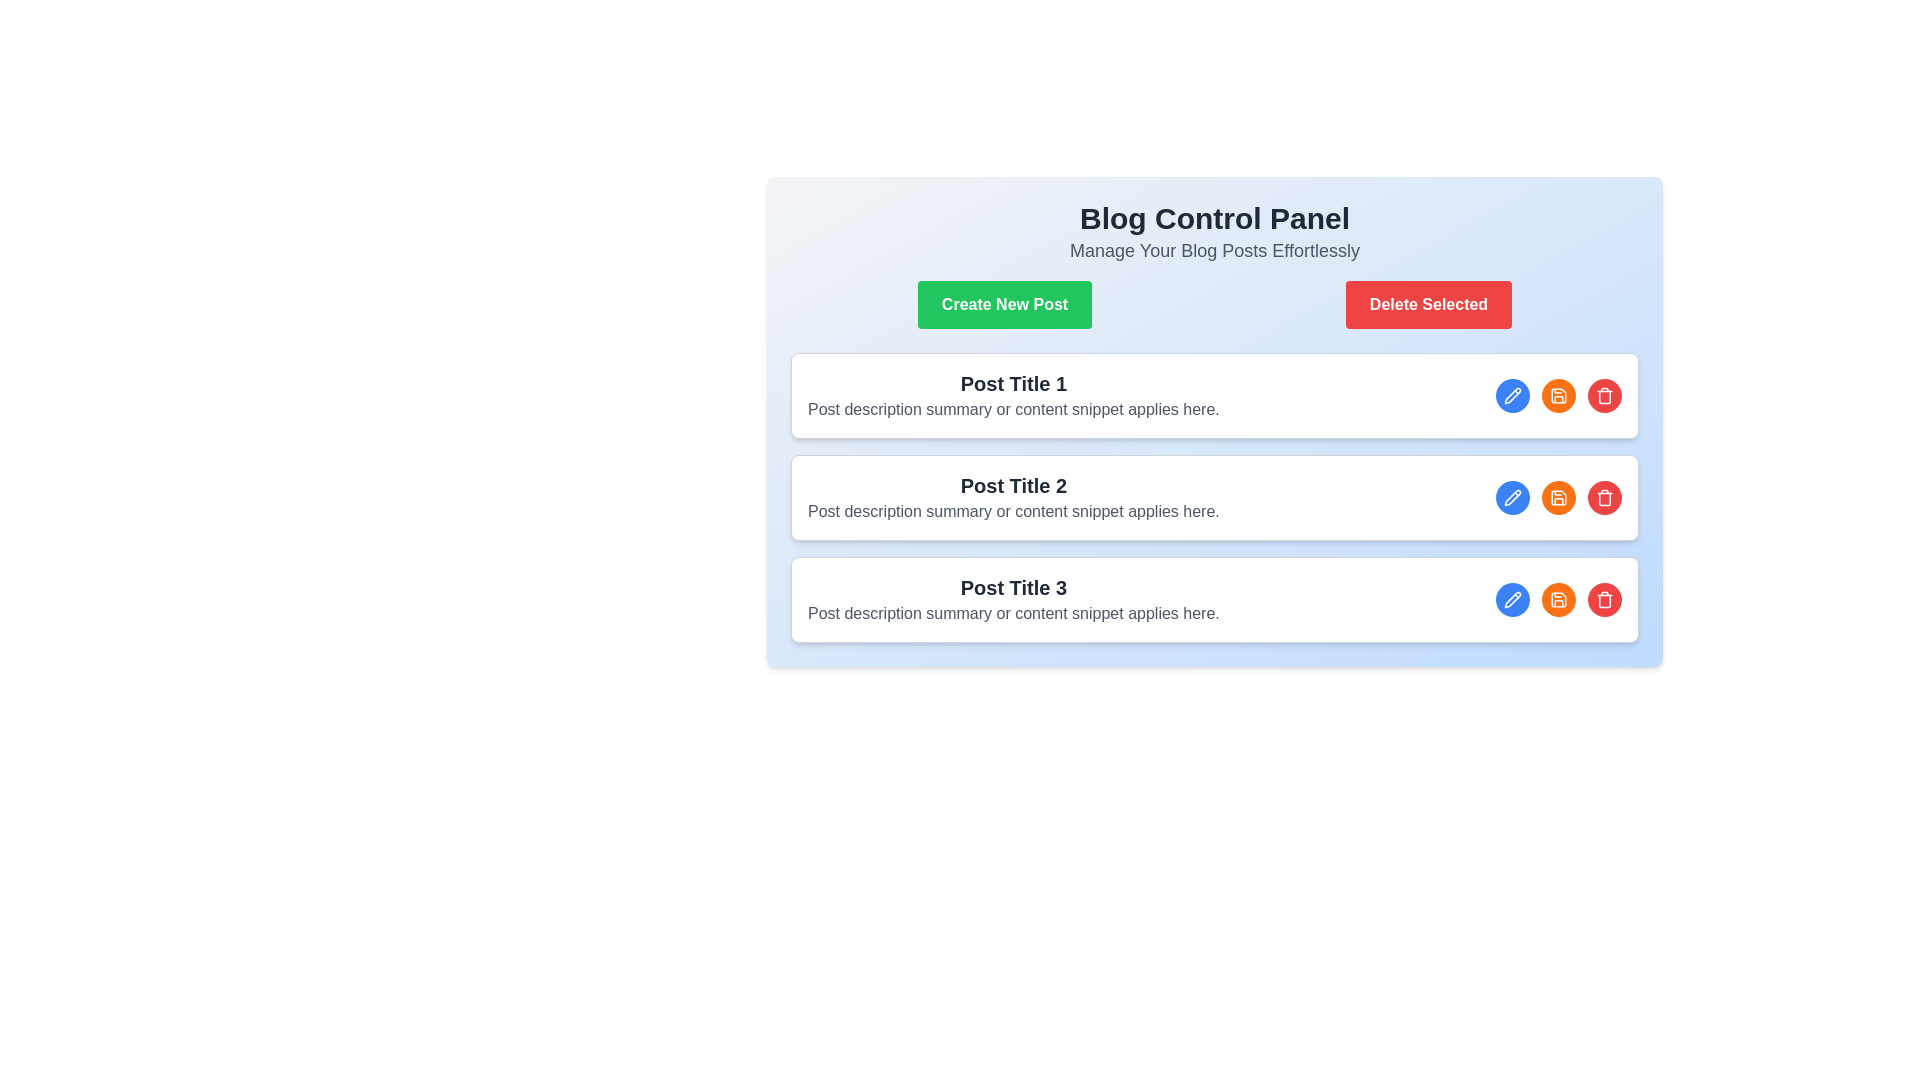  Describe the element at coordinates (1558, 396) in the screenshot. I see `the floppy disk icon in the action bar for 'Post Title 2'` at that location.